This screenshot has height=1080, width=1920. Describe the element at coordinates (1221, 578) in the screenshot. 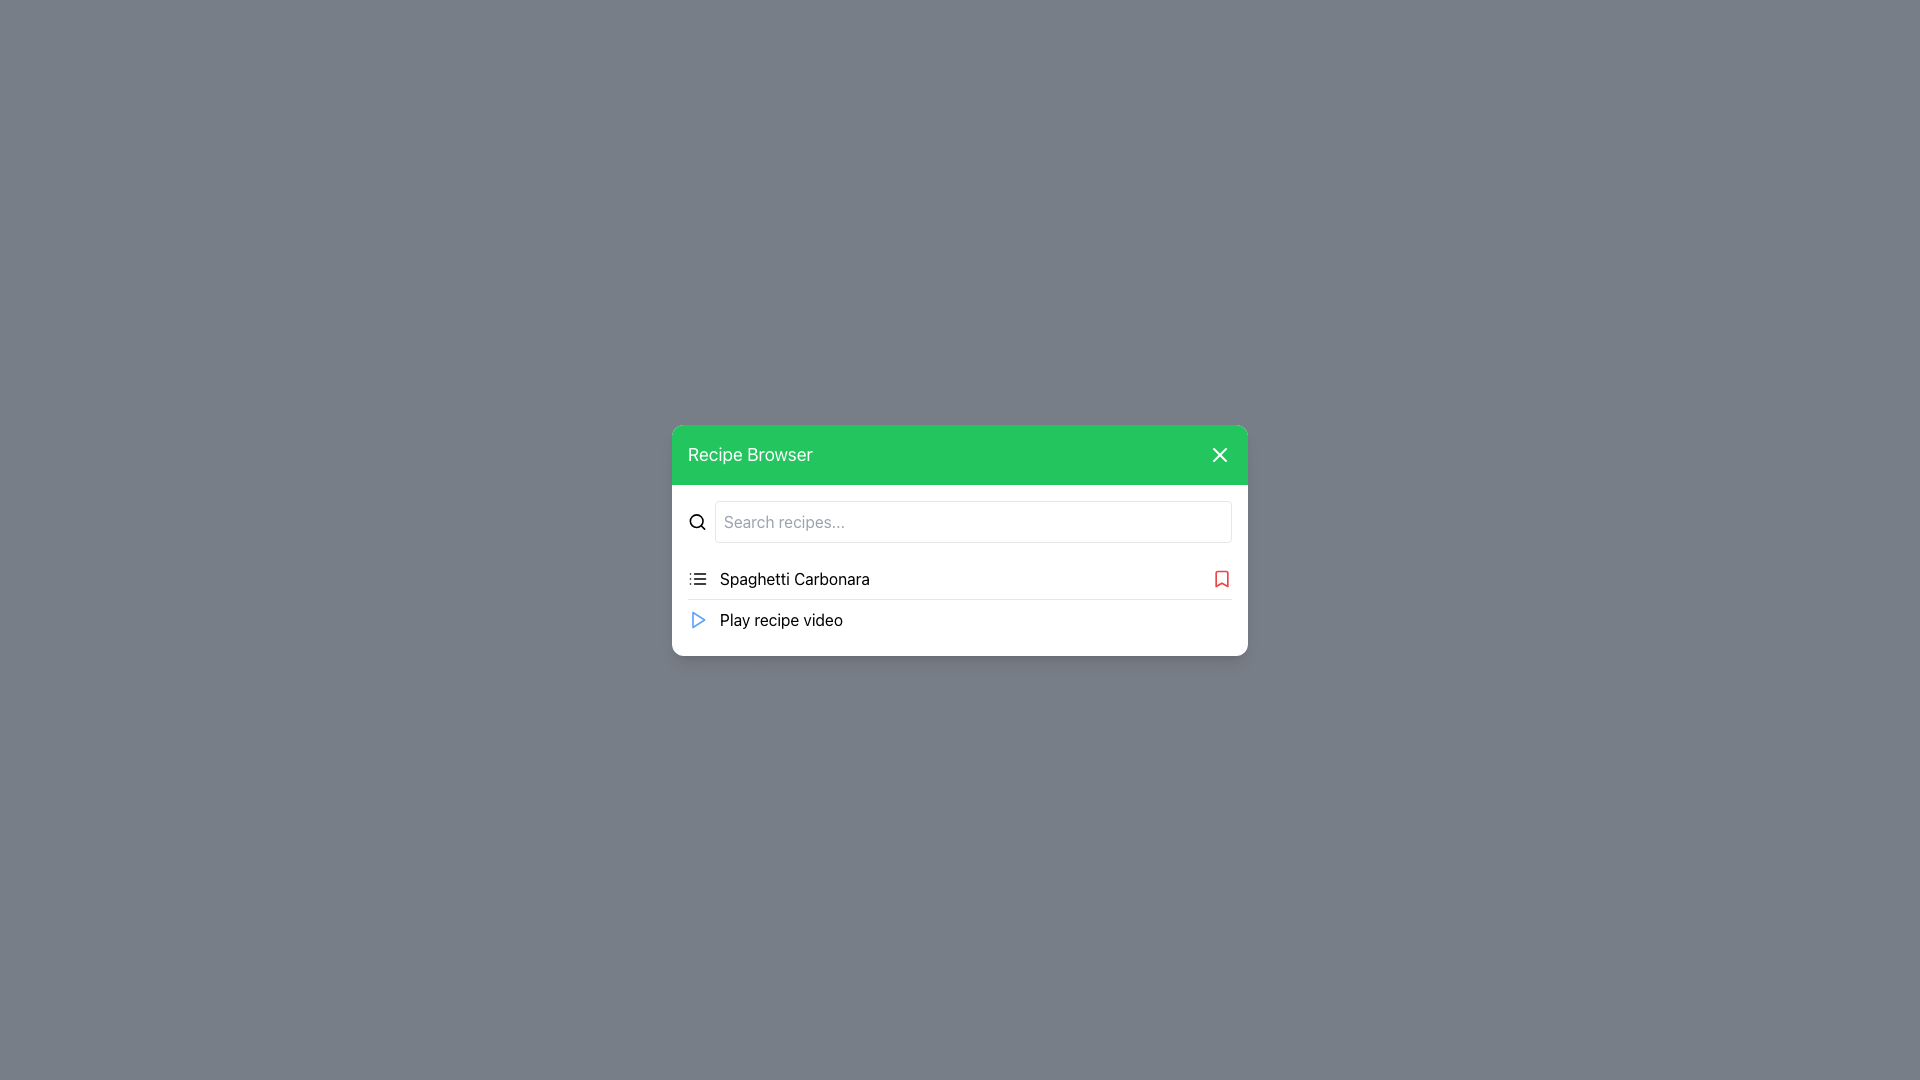

I see `the bookmark icon located on the far right of the second row, adjacent to the text 'Spaghetti Carbonara'` at that location.